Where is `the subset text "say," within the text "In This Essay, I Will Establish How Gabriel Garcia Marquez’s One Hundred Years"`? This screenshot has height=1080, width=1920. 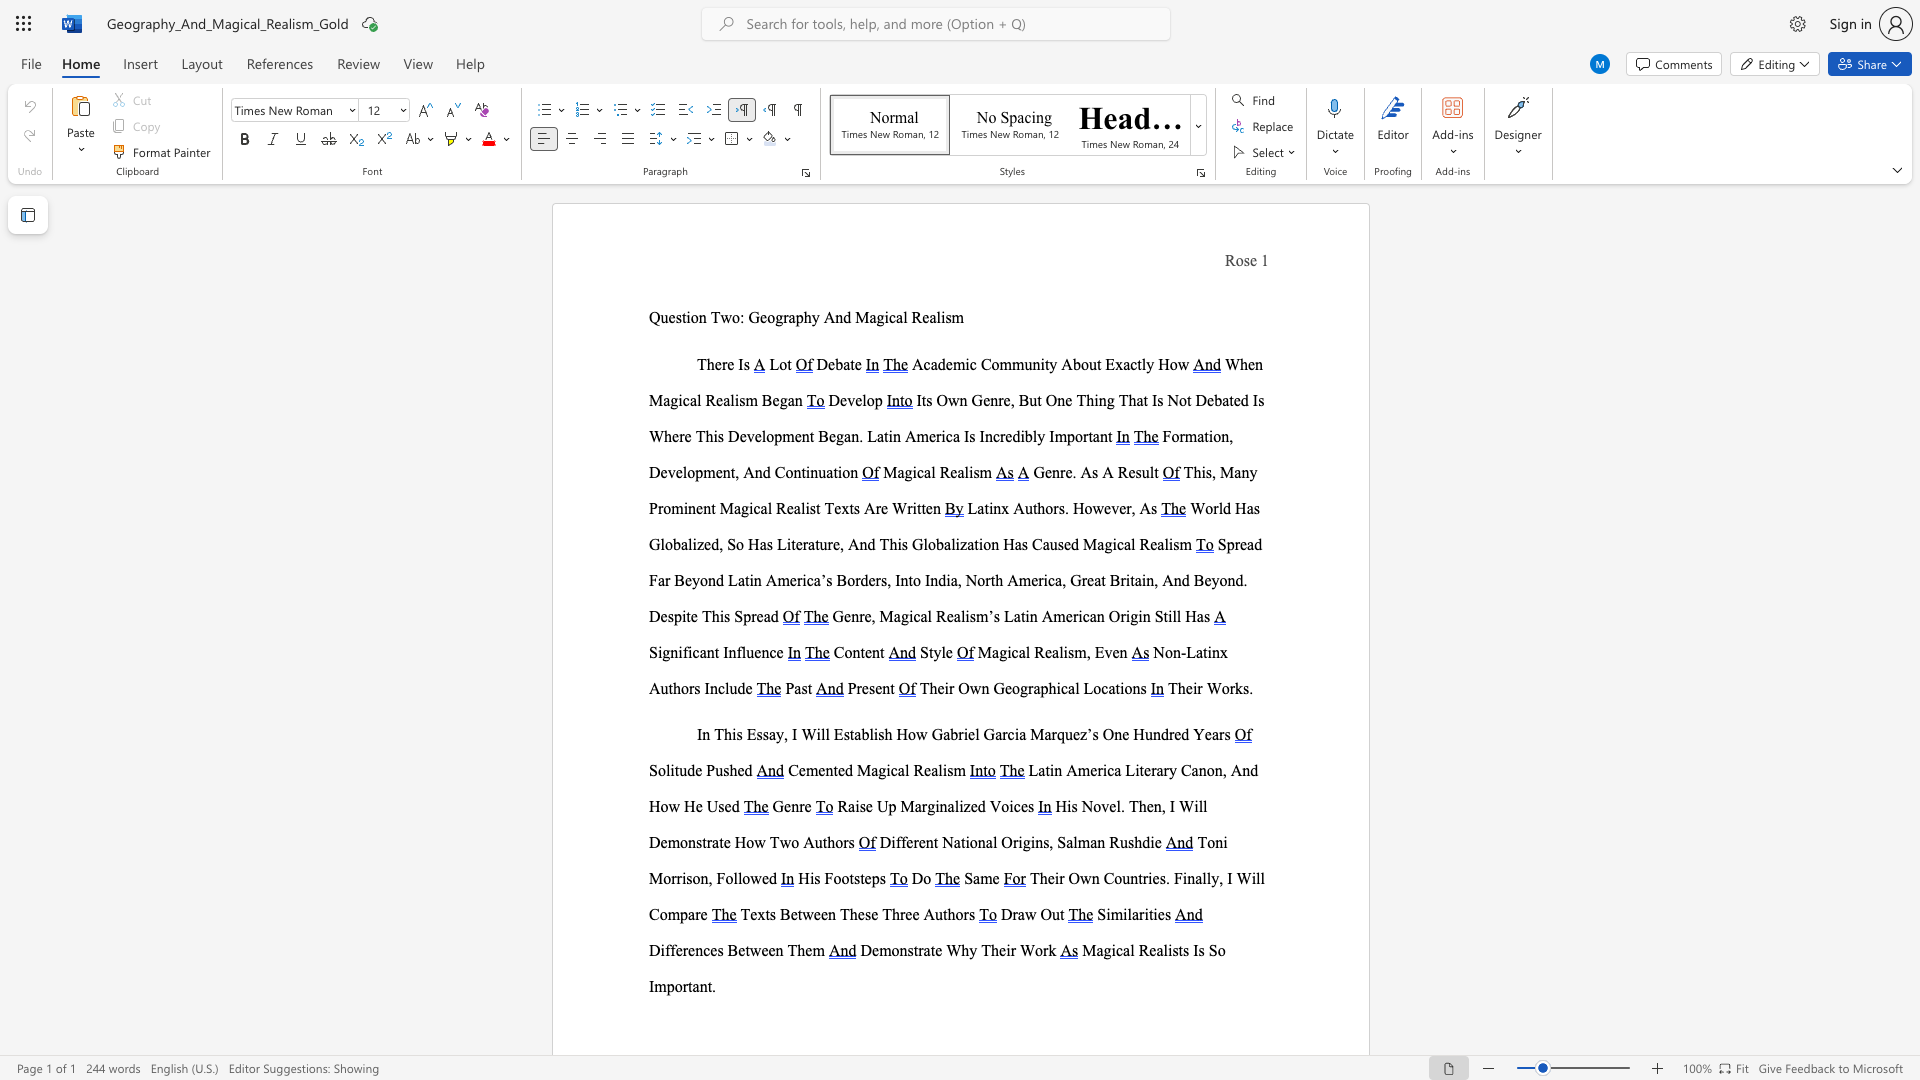 the subset text "say," within the text "In This Essay, I Will Establish How Gabriel Garcia Marquez’s One Hundred Years" is located at coordinates (761, 734).